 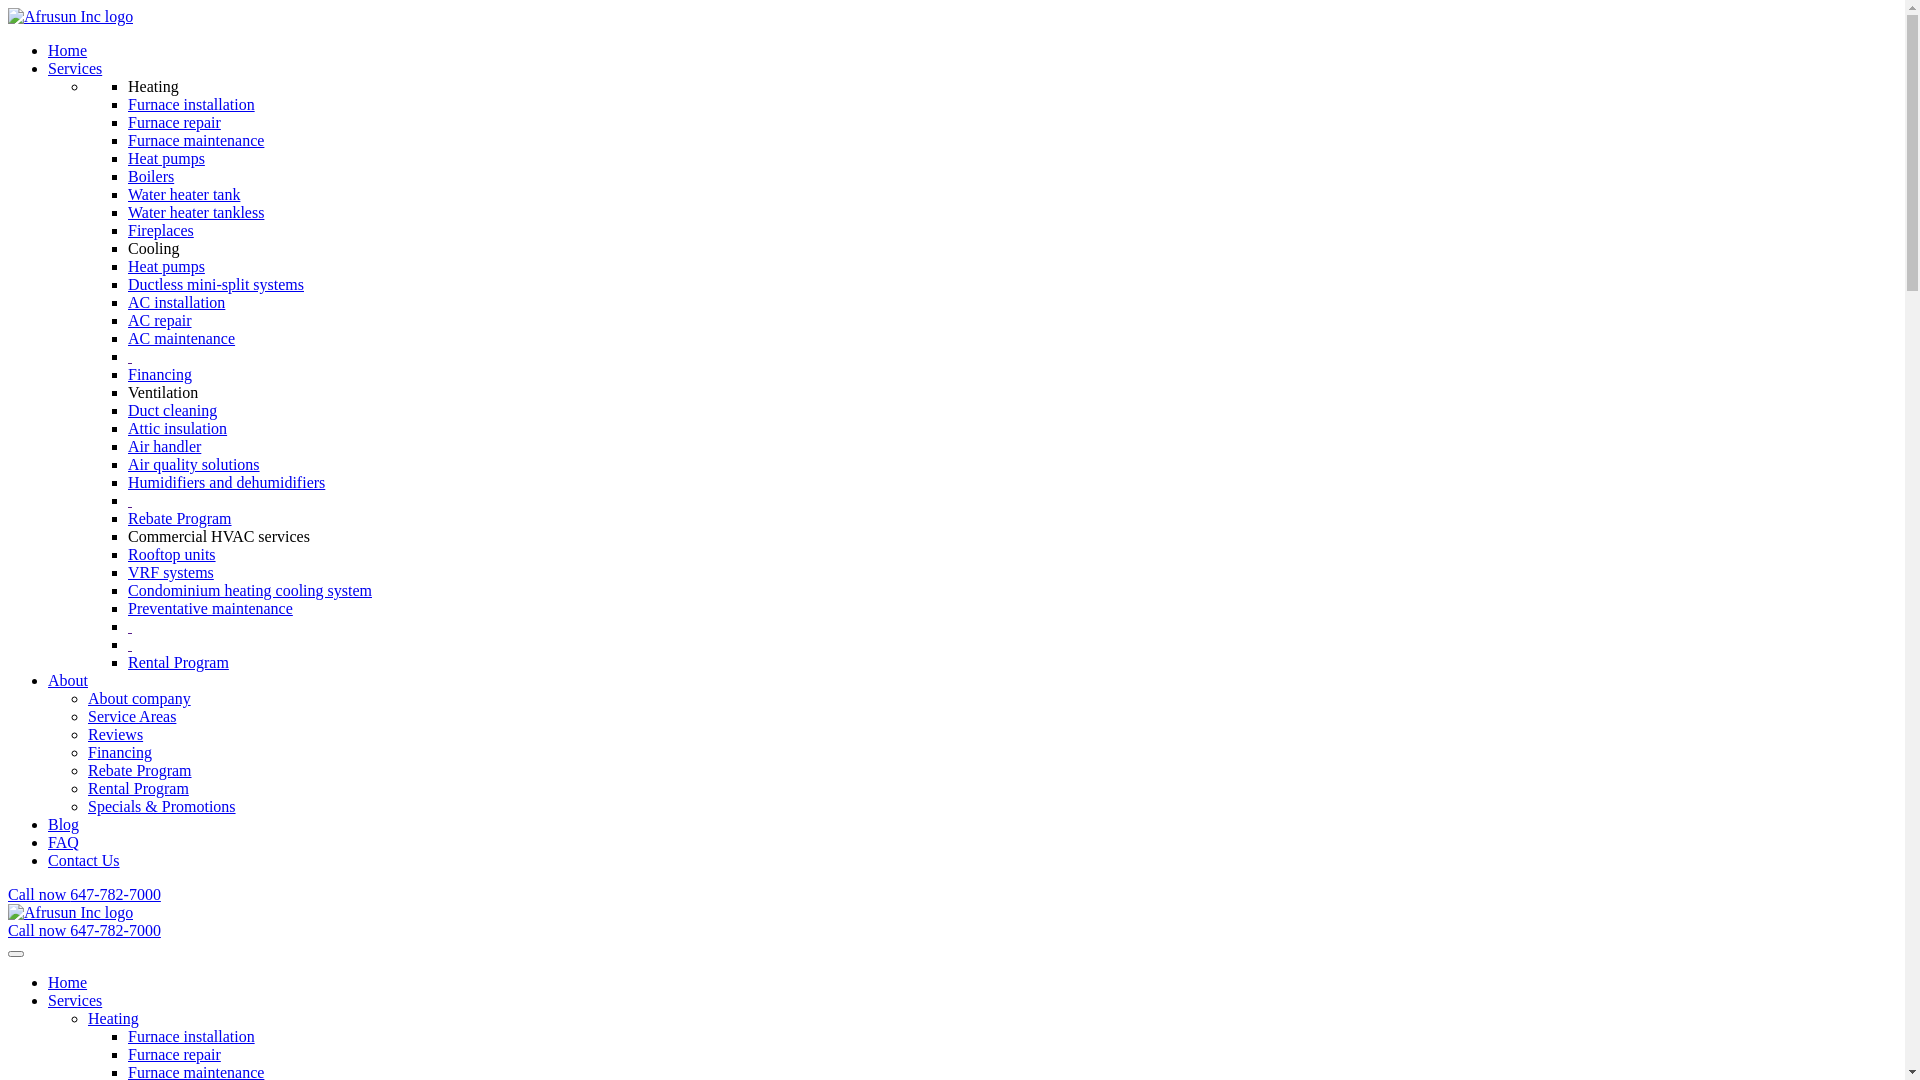 What do you see at coordinates (193, 464) in the screenshot?
I see `'Air quality solutions'` at bounding box center [193, 464].